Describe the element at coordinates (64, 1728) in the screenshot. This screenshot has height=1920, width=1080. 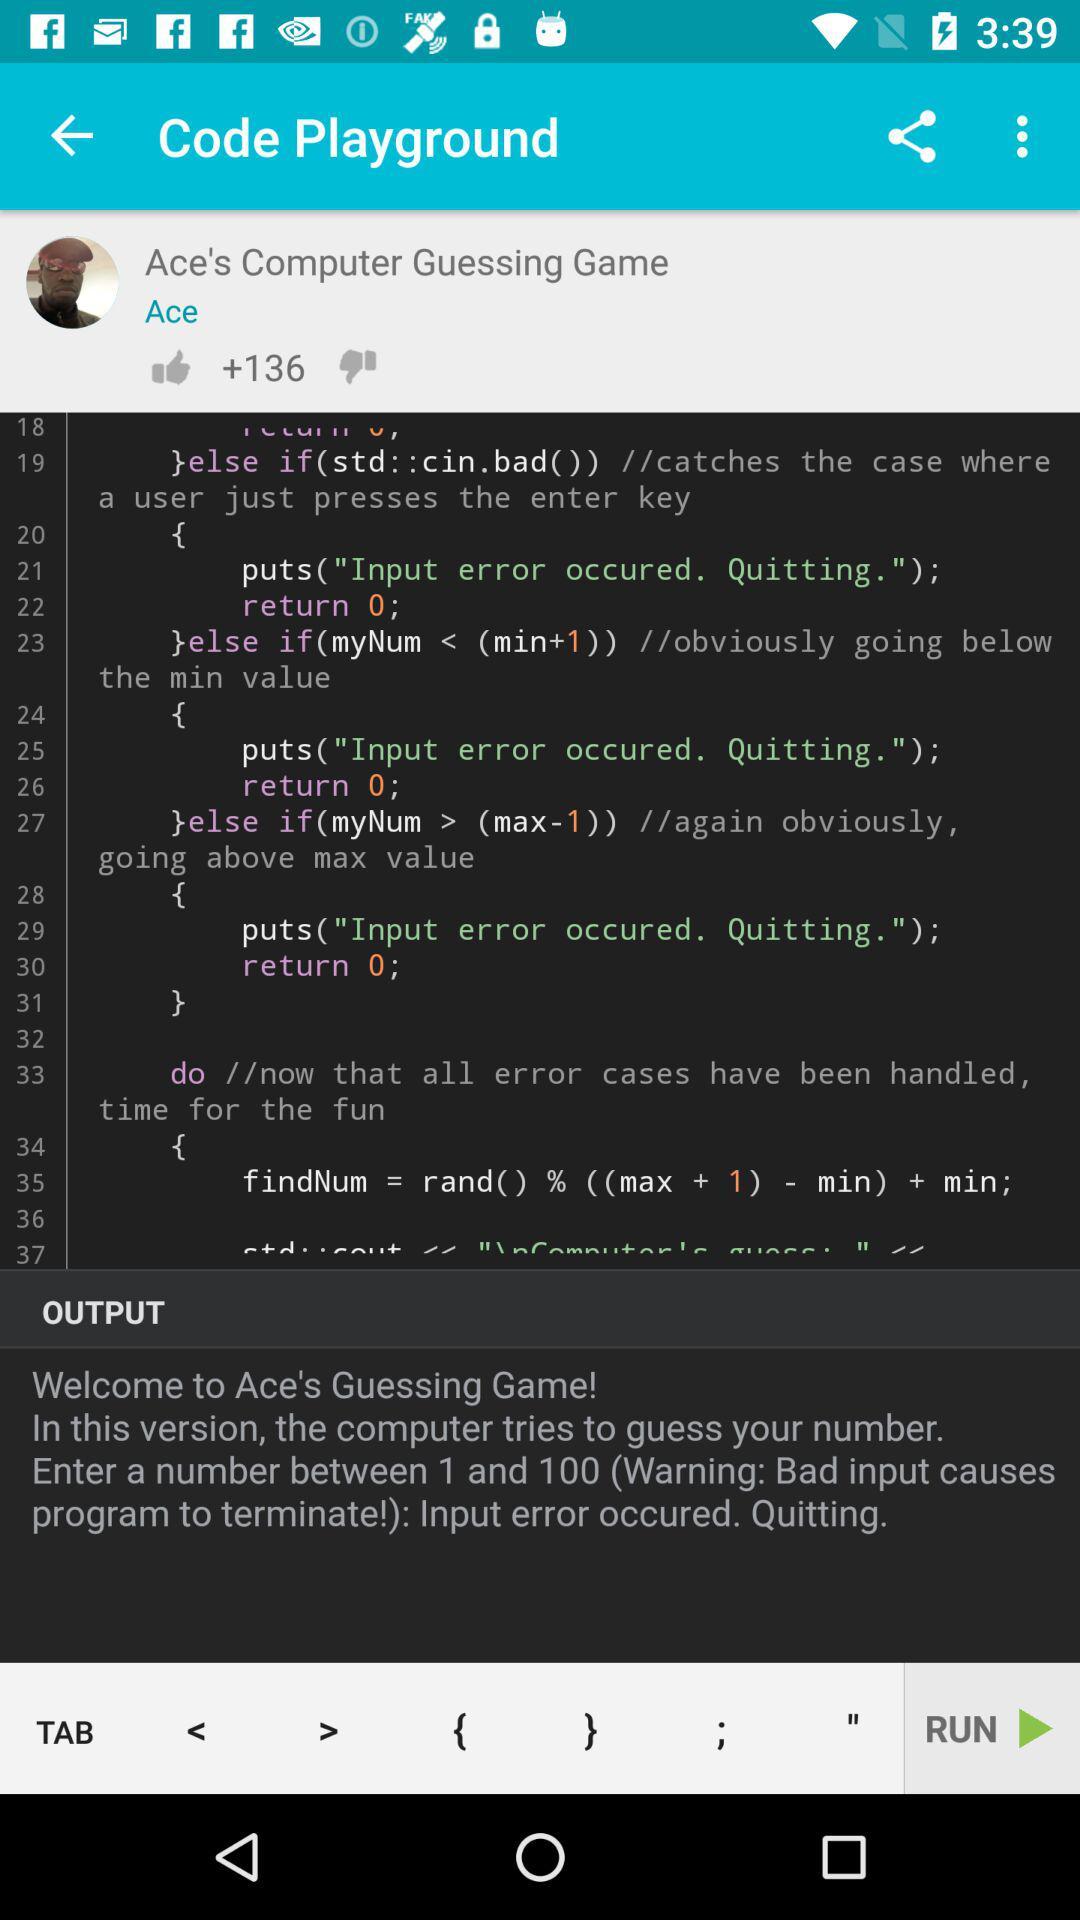
I see `the button to the left of the < item` at that location.